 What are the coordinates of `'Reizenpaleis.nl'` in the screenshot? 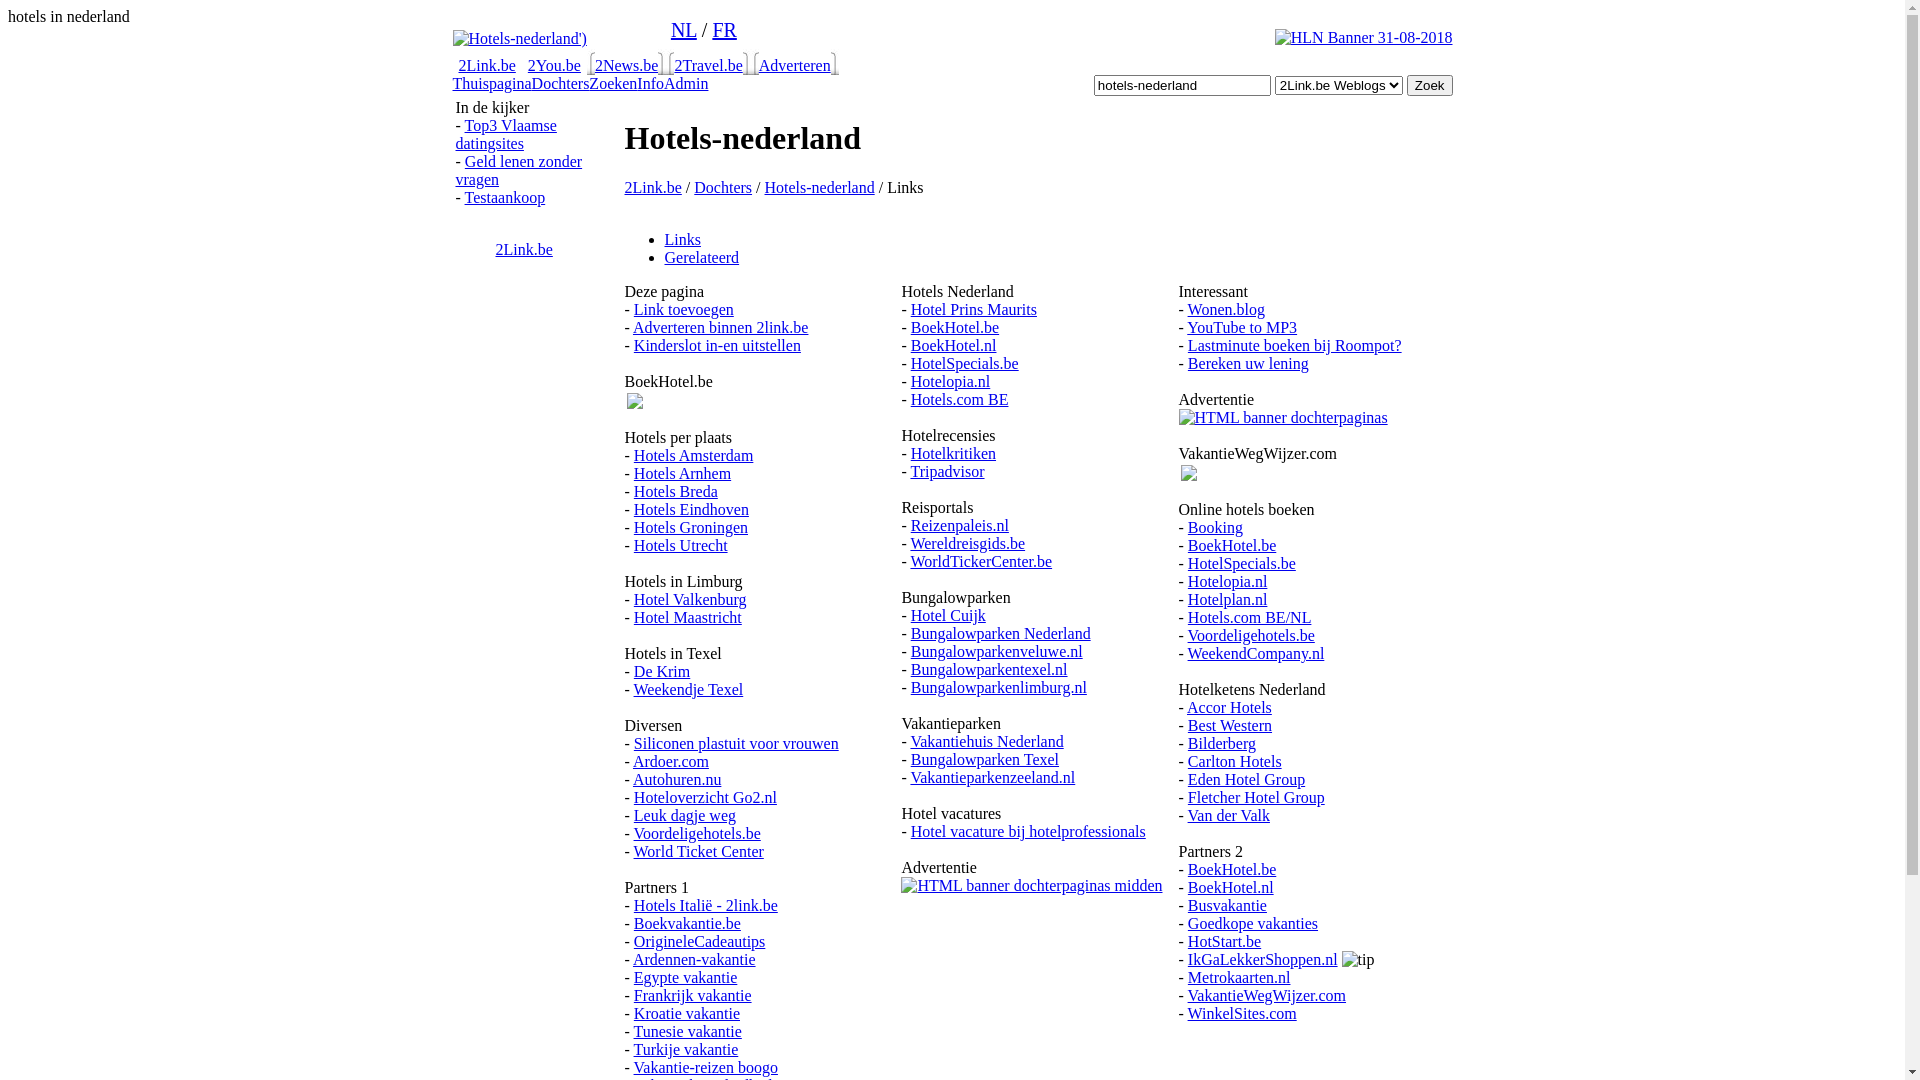 It's located at (960, 524).